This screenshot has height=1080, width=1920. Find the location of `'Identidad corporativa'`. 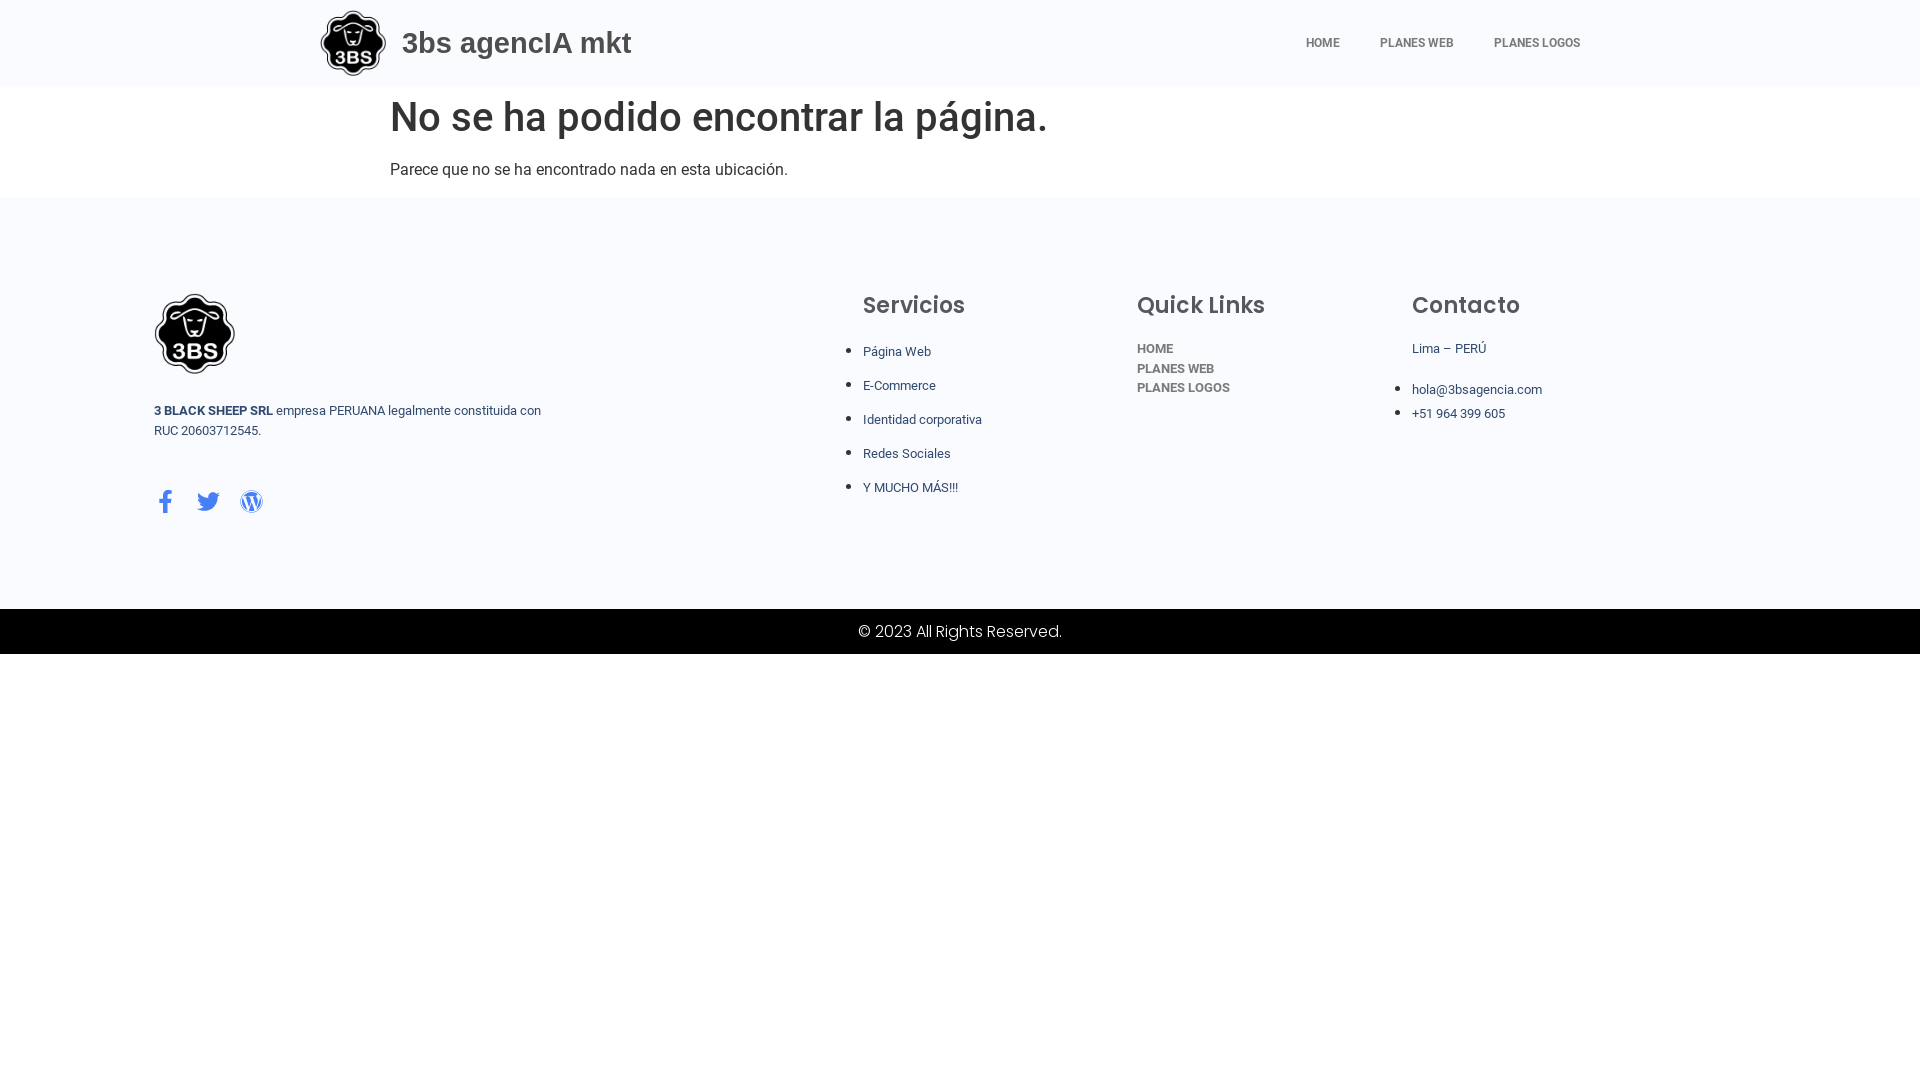

'Identidad corporativa' is located at coordinates (921, 418).